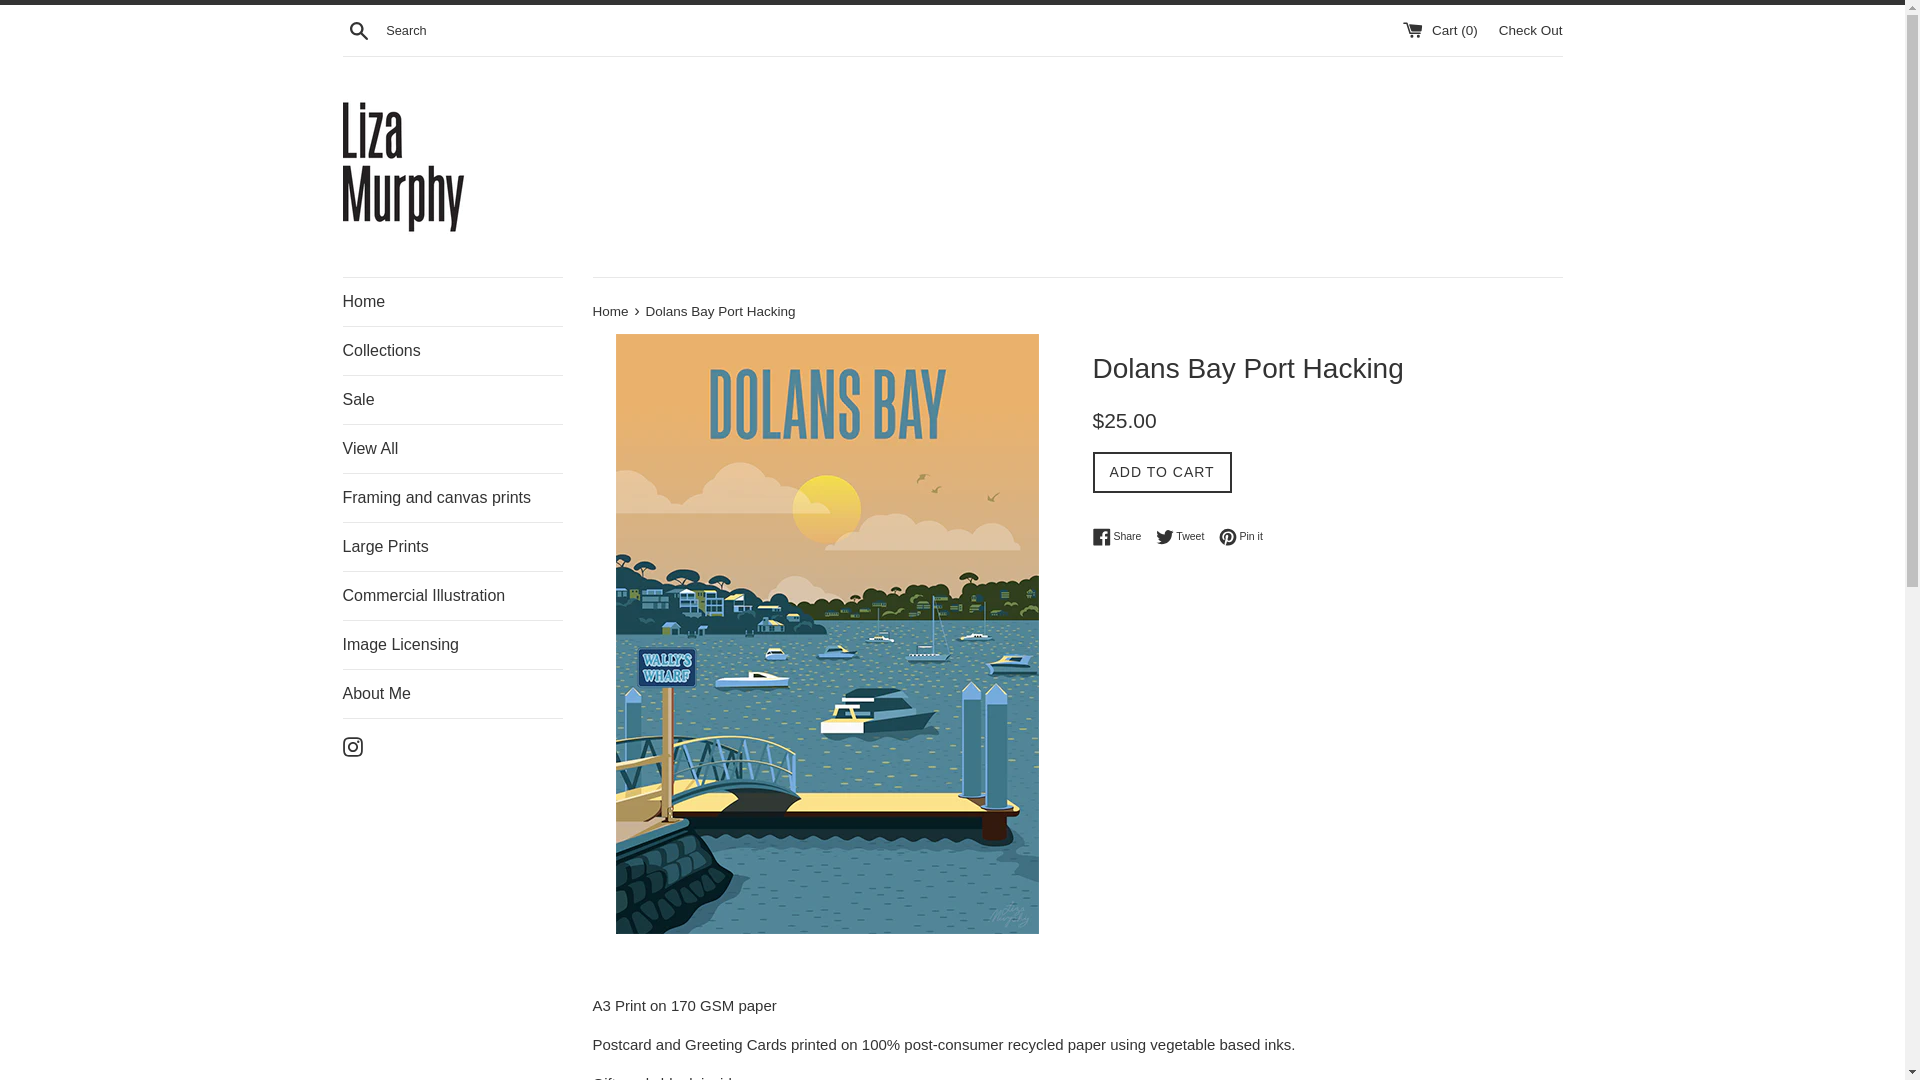 This screenshot has width=1920, height=1080. Describe the element at coordinates (1498, 29) in the screenshot. I see `'Check Out'` at that location.